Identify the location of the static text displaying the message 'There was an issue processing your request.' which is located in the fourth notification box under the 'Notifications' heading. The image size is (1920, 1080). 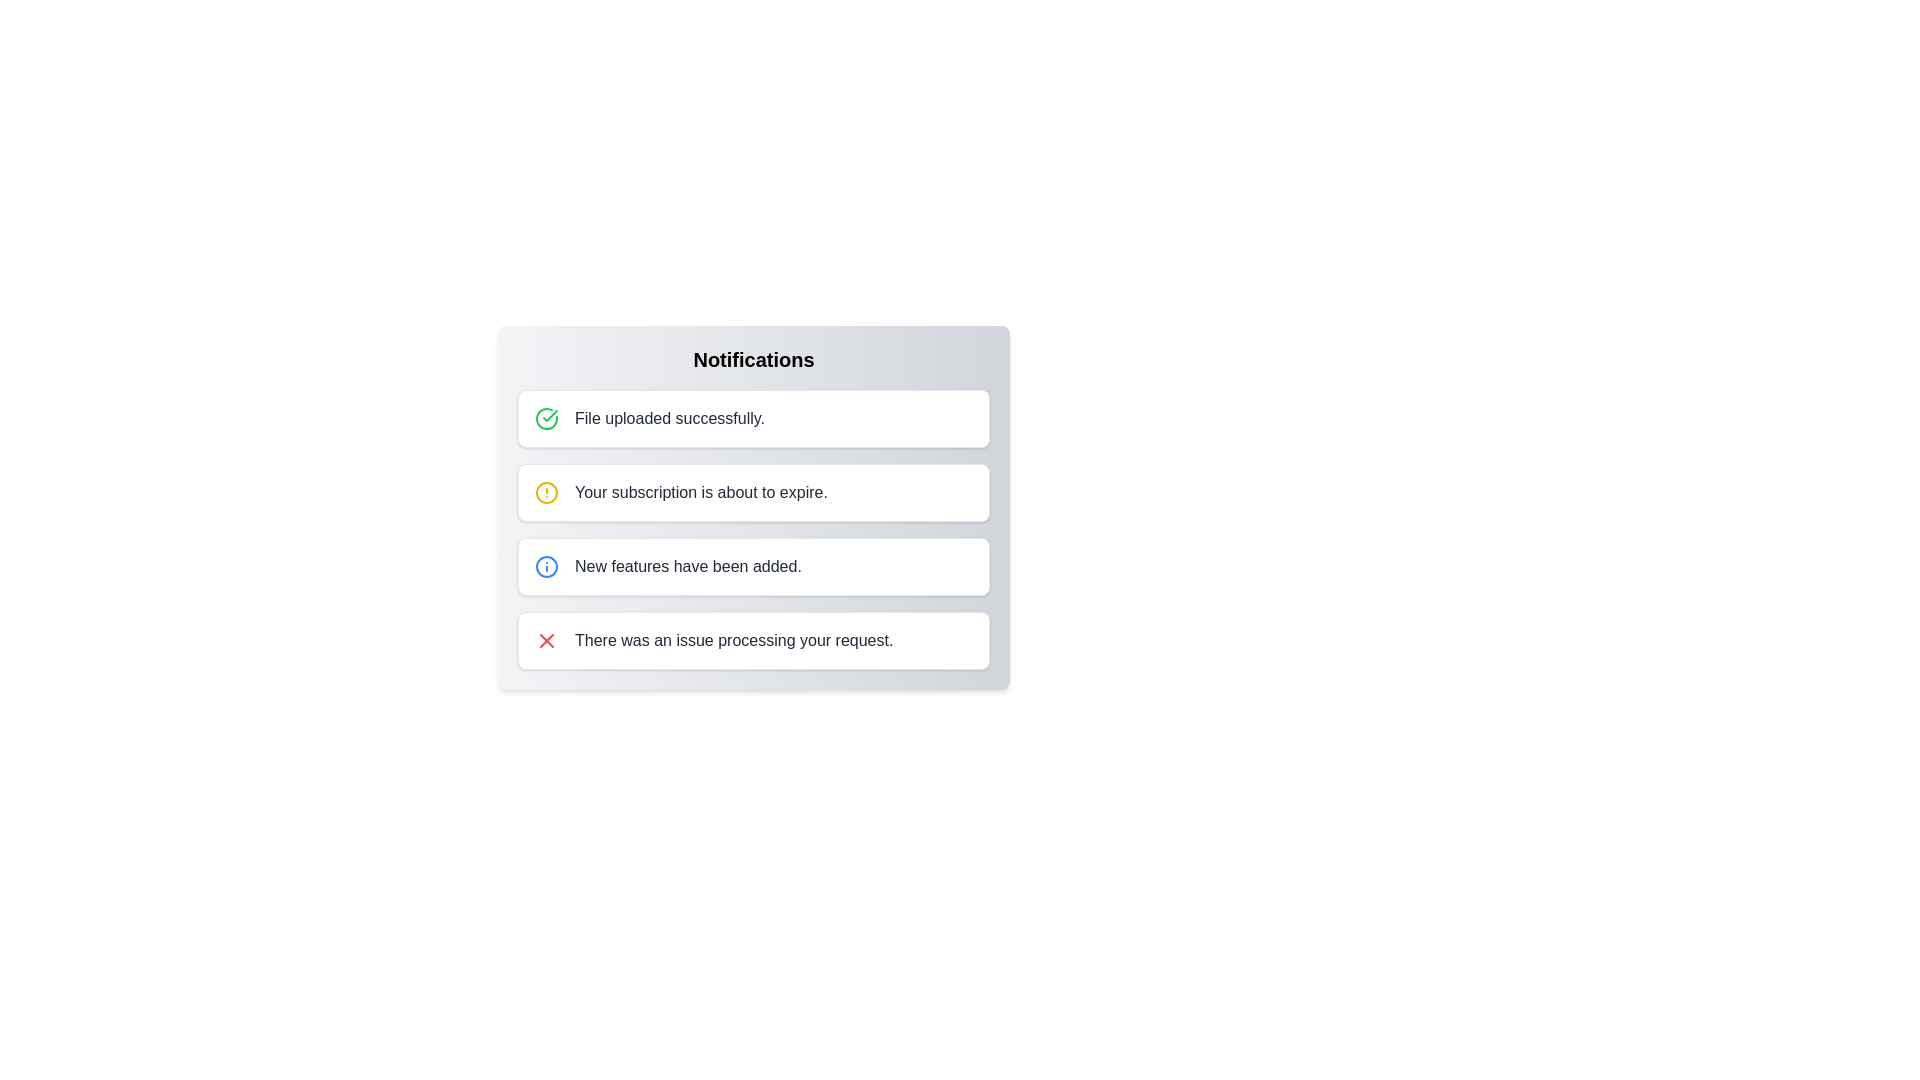
(733, 640).